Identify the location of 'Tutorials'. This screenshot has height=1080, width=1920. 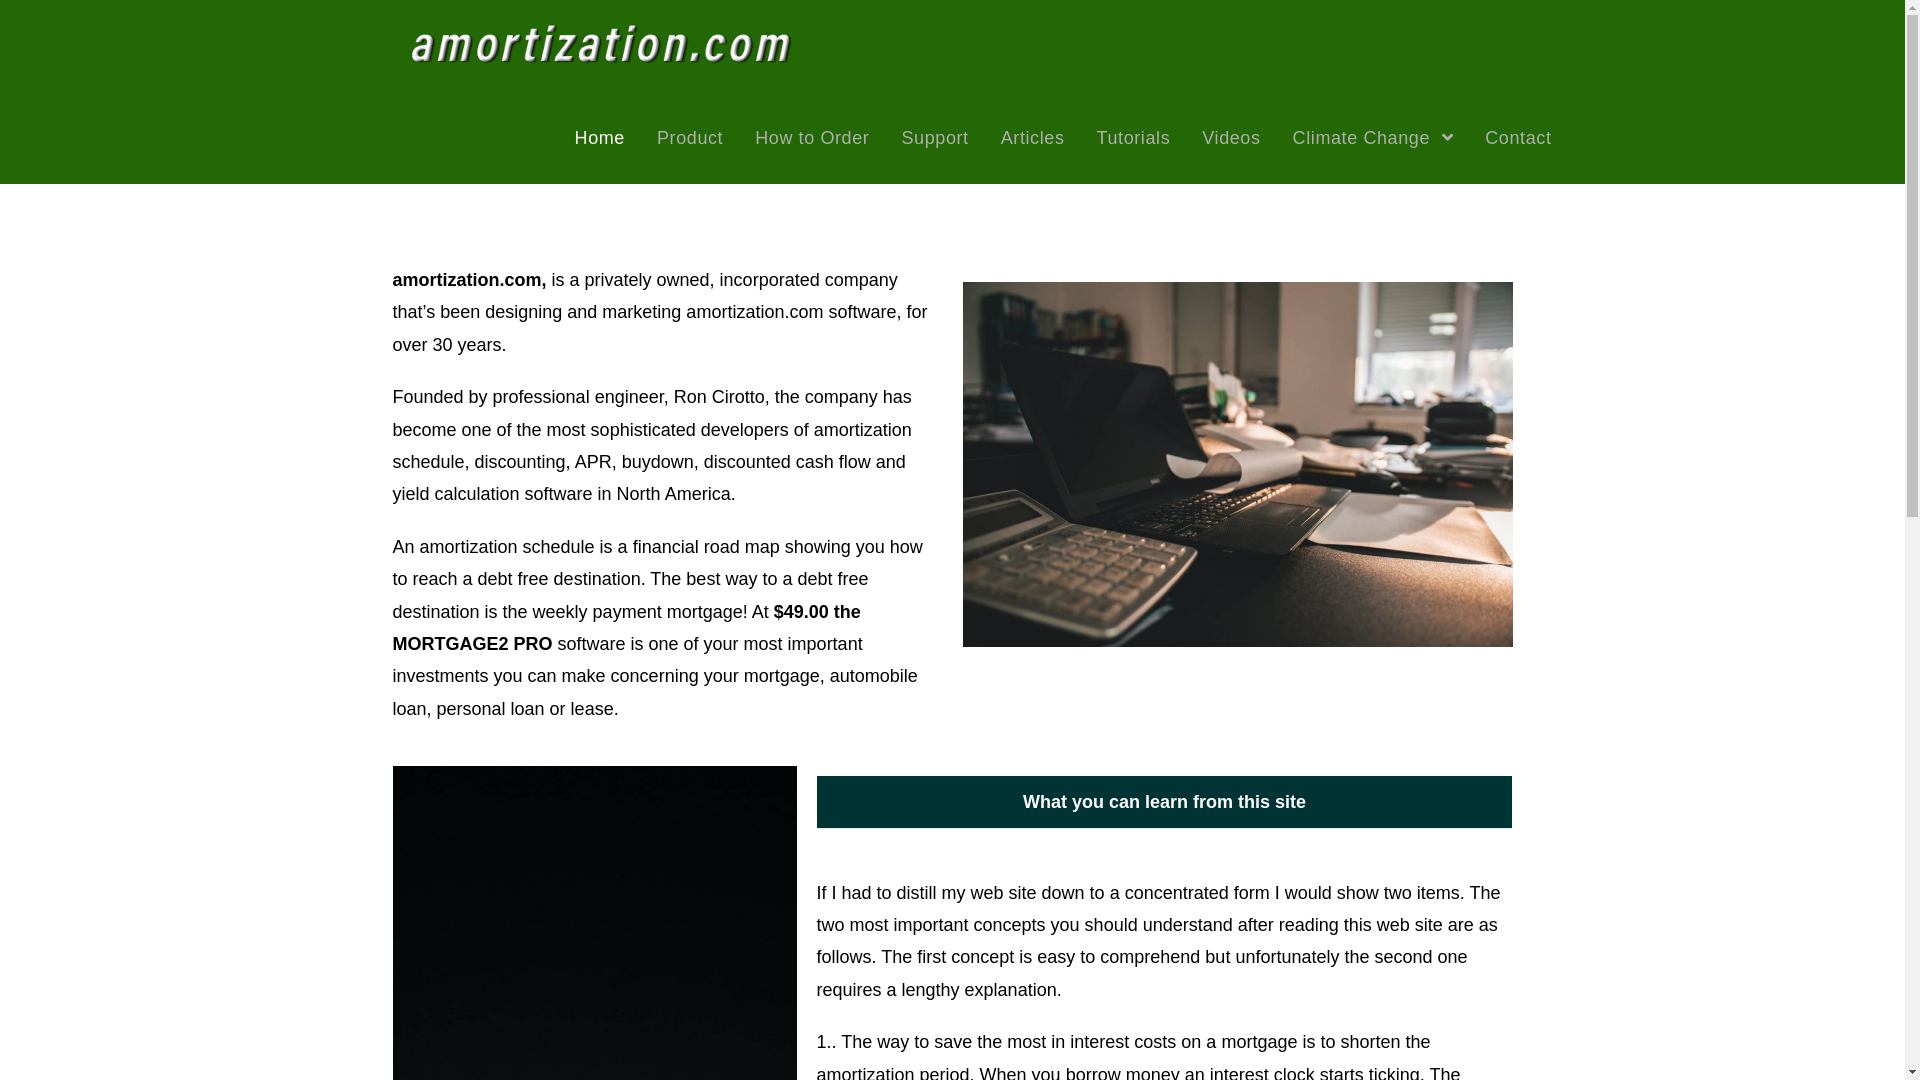
(1132, 137).